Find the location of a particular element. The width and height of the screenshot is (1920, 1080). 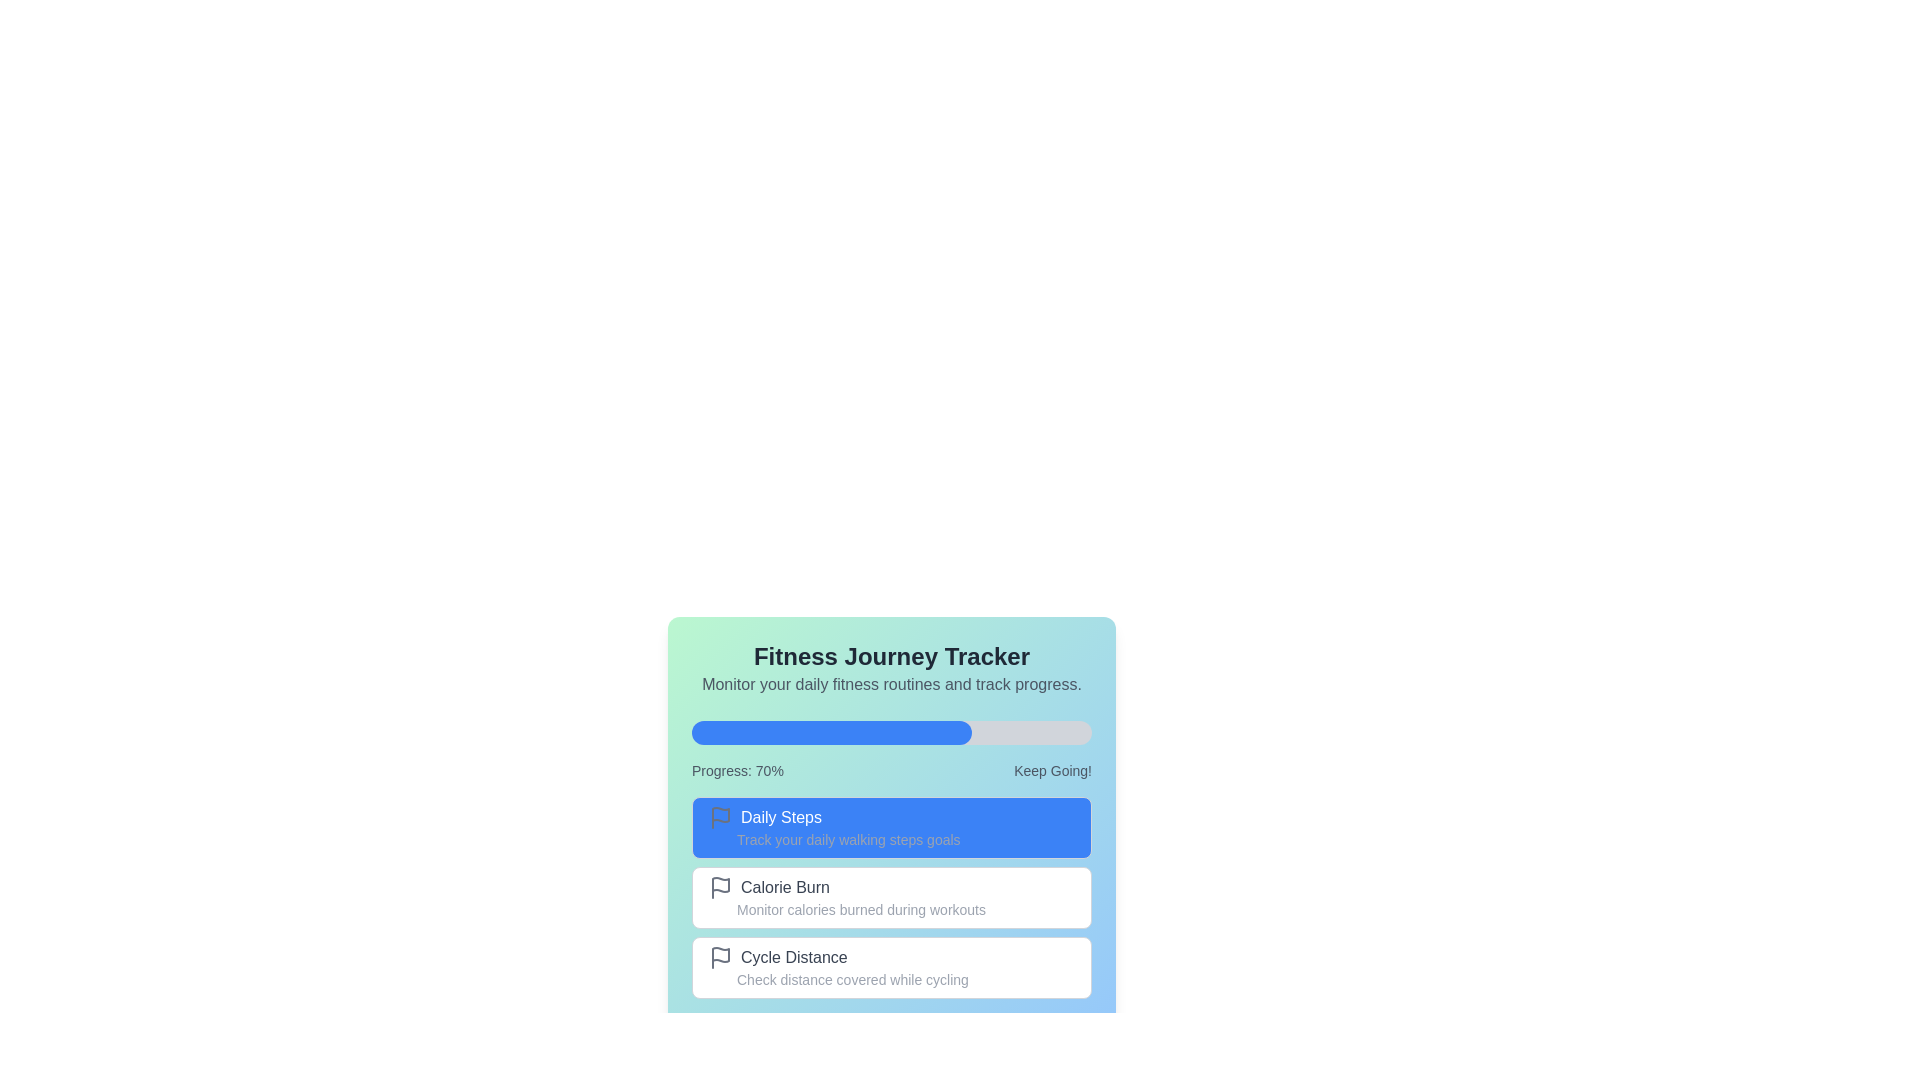

the cycling distance tracking button, which is the third button below 'Daily Steps' and 'Calorie Burn' is located at coordinates (891, 967).